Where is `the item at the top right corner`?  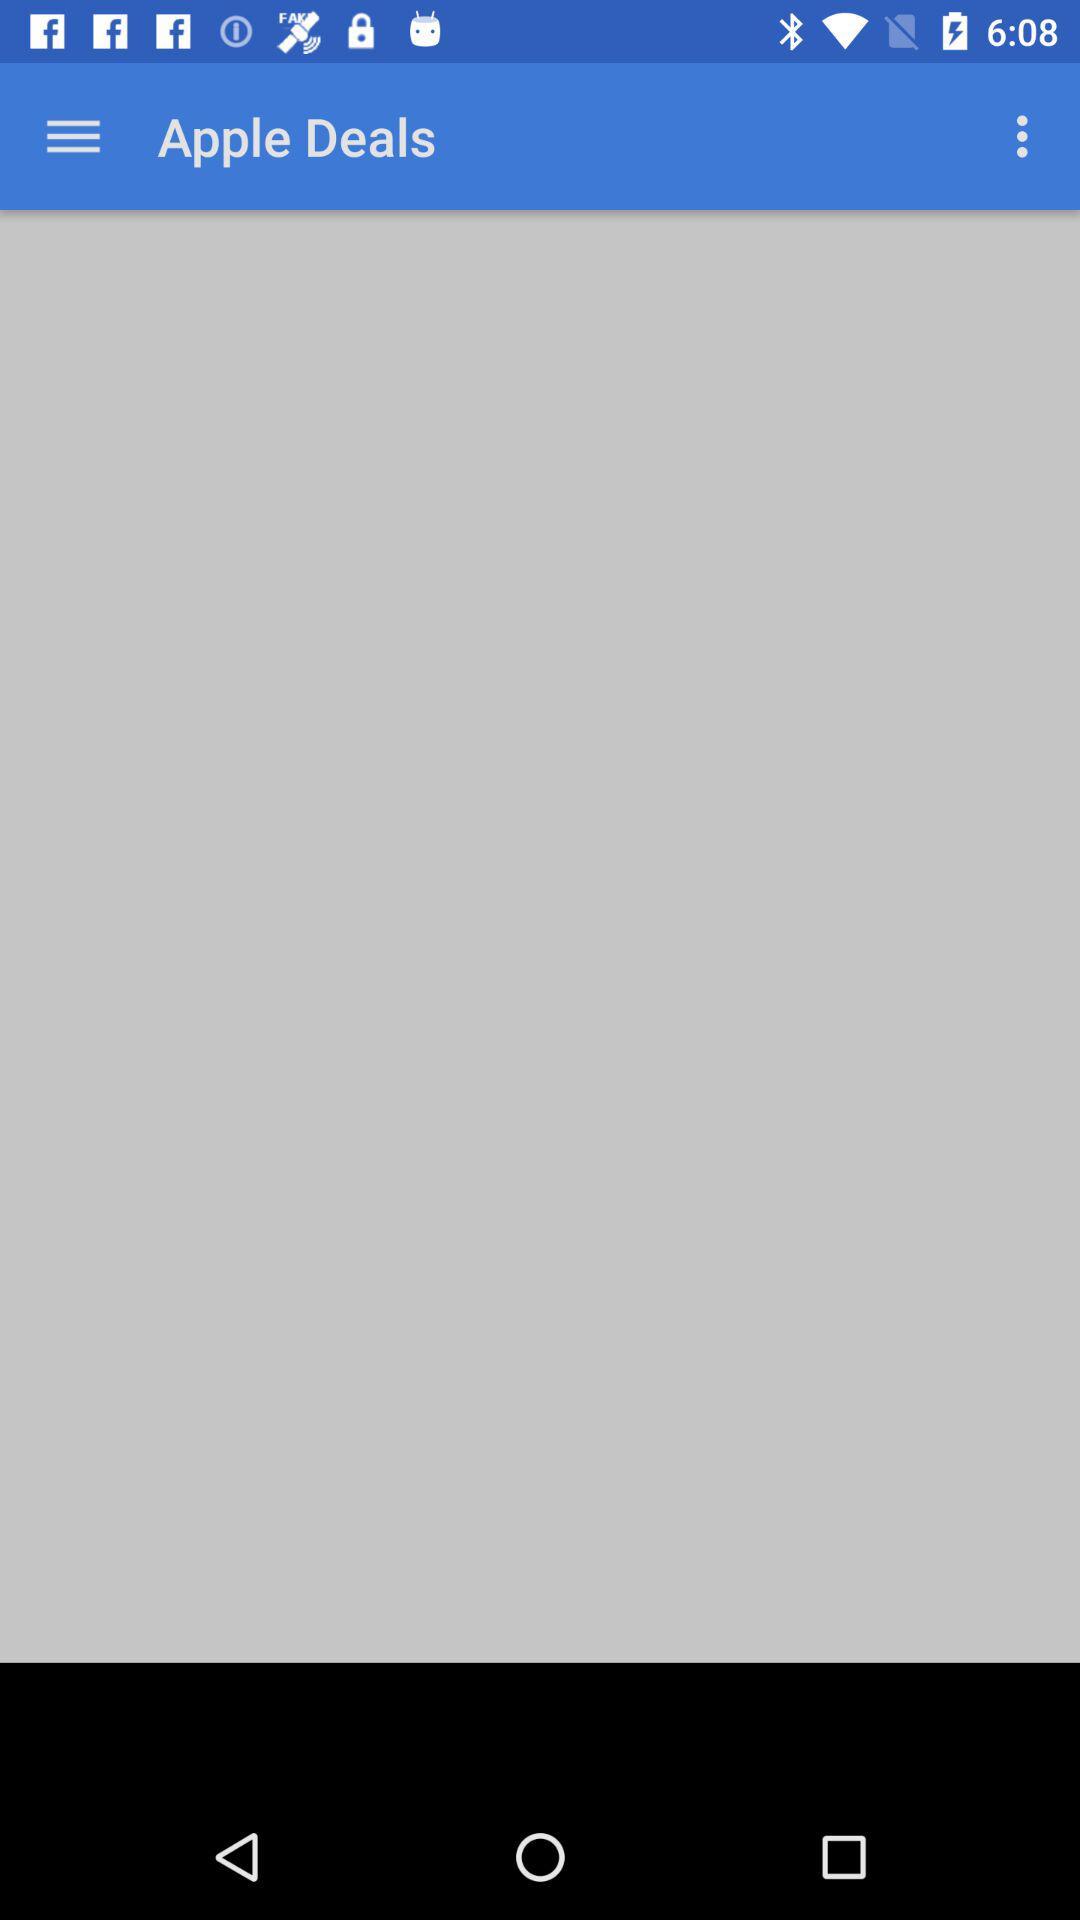 the item at the top right corner is located at coordinates (1027, 135).